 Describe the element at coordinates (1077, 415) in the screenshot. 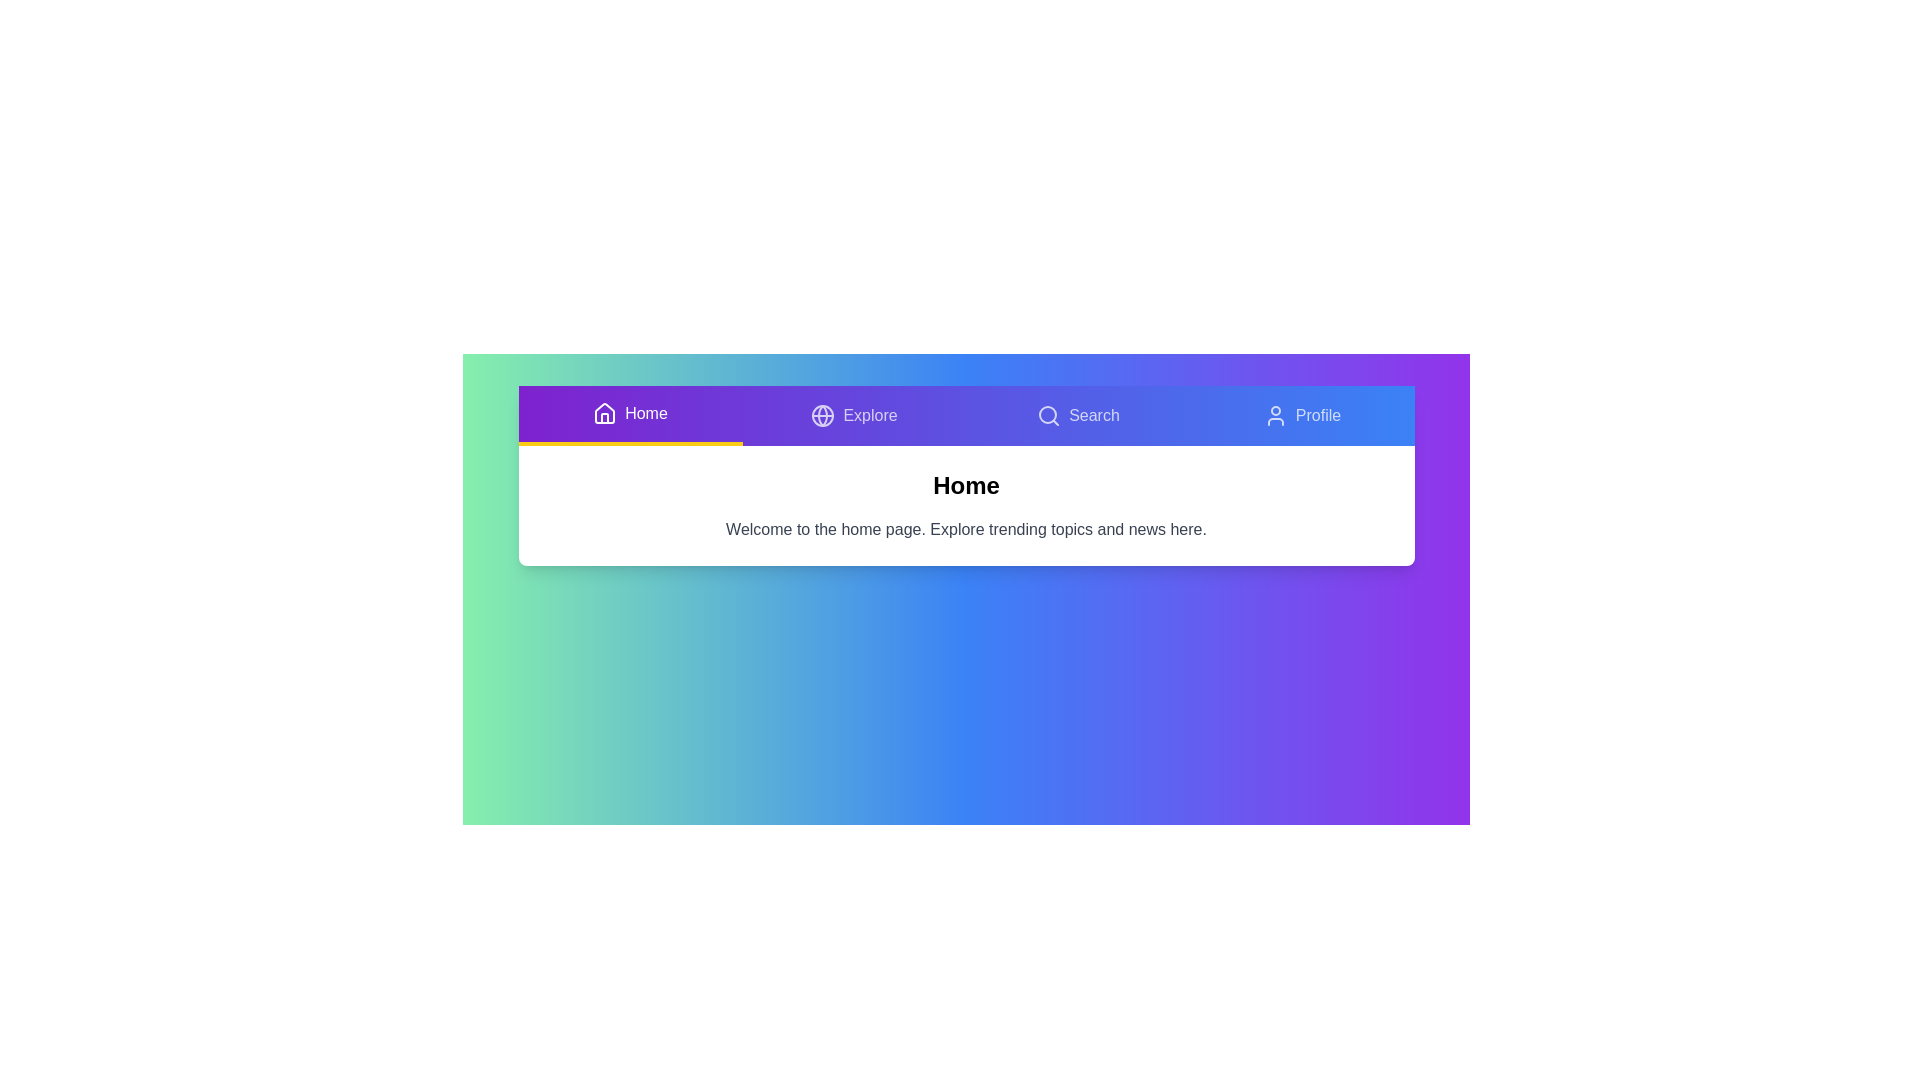

I see `the tab button labeled Search` at that location.